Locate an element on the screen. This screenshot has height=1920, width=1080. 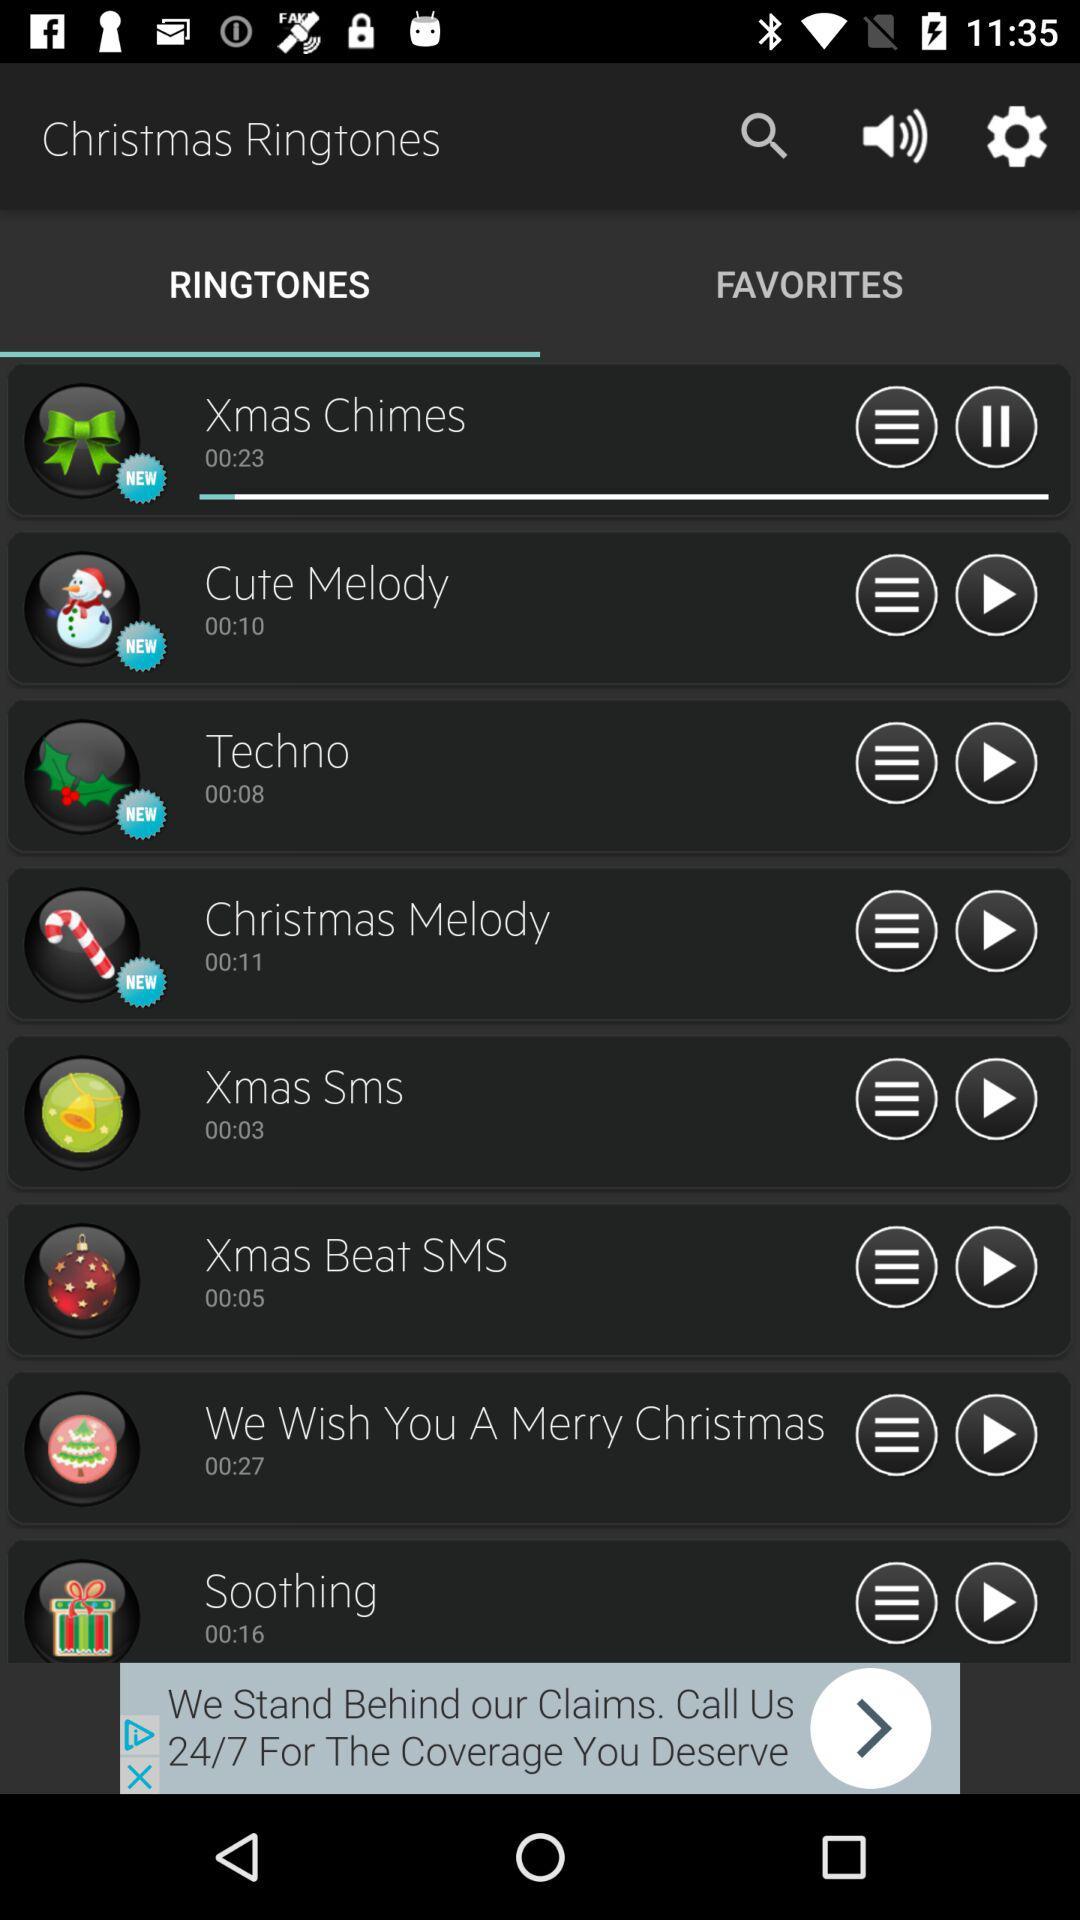
more is located at coordinates (895, 763).